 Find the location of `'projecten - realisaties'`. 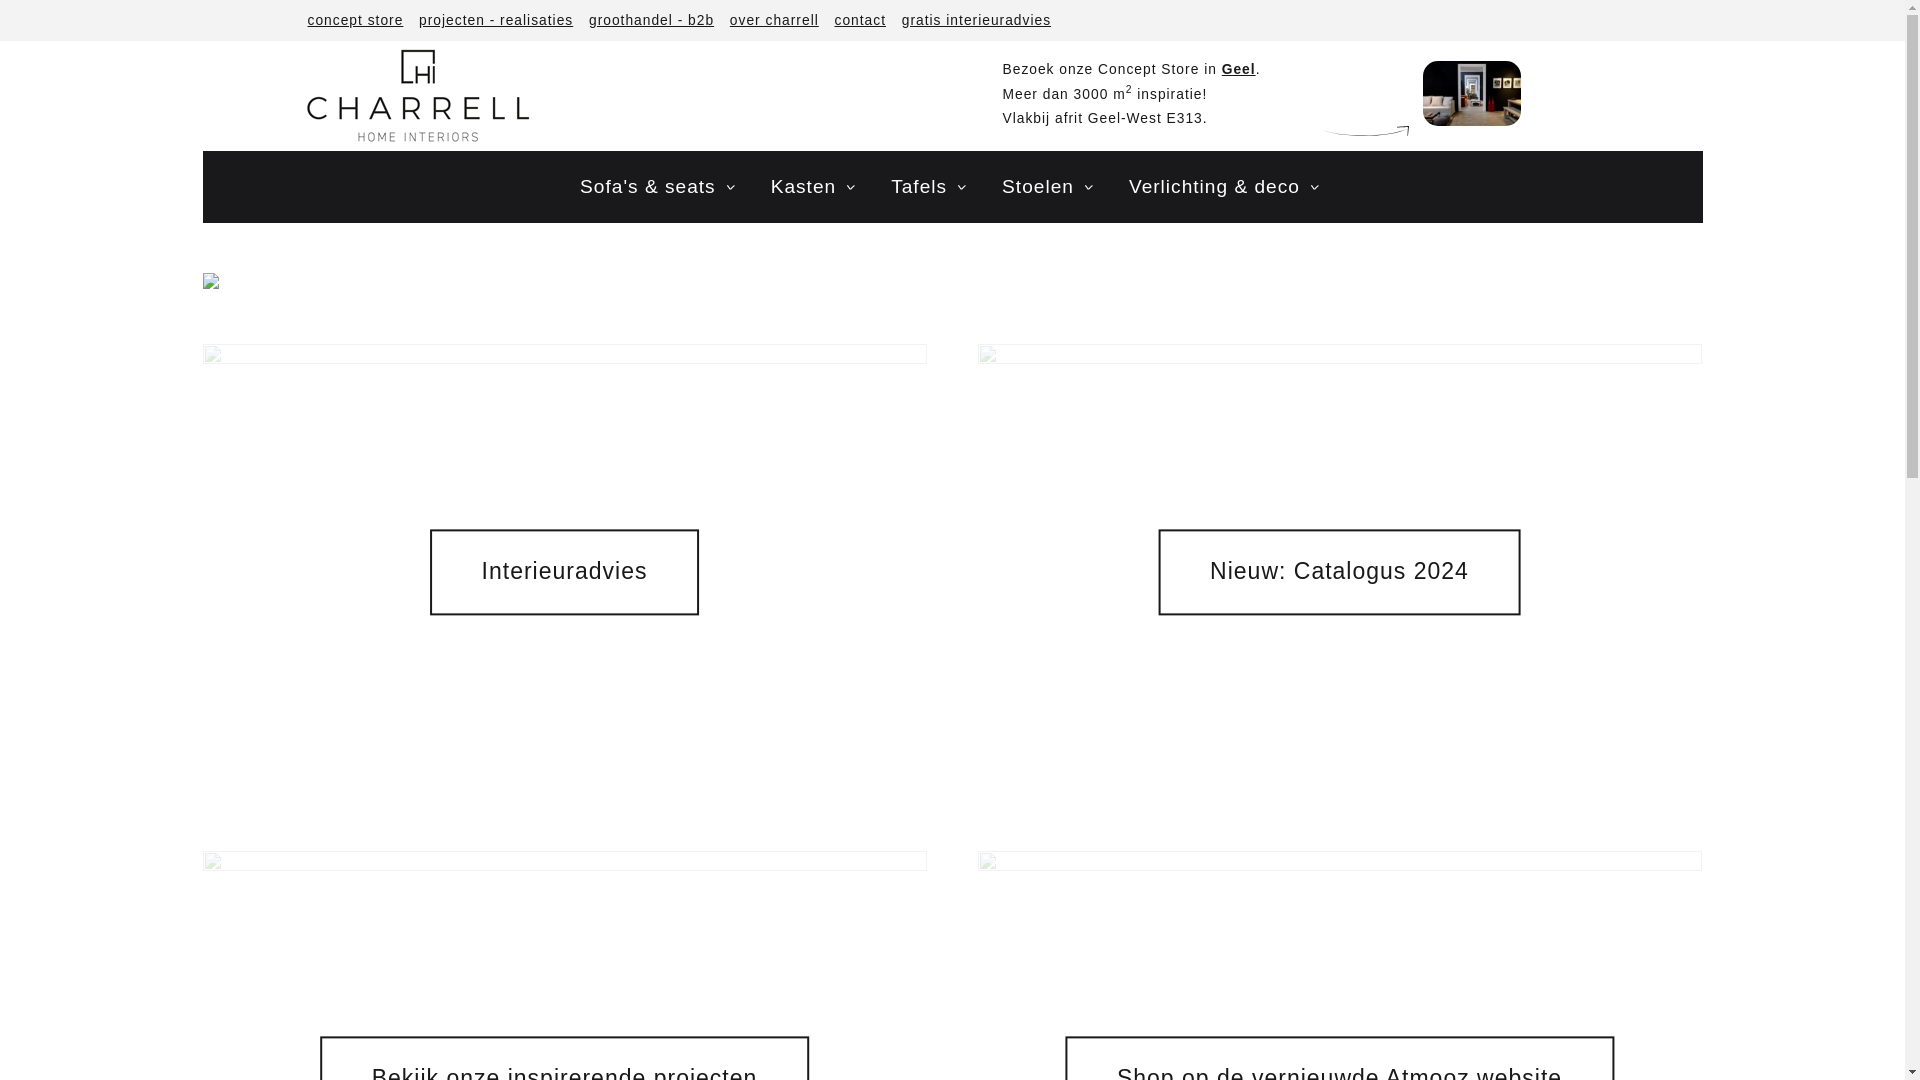

'projecten - realisaties' is located at coordinates (412, 20).